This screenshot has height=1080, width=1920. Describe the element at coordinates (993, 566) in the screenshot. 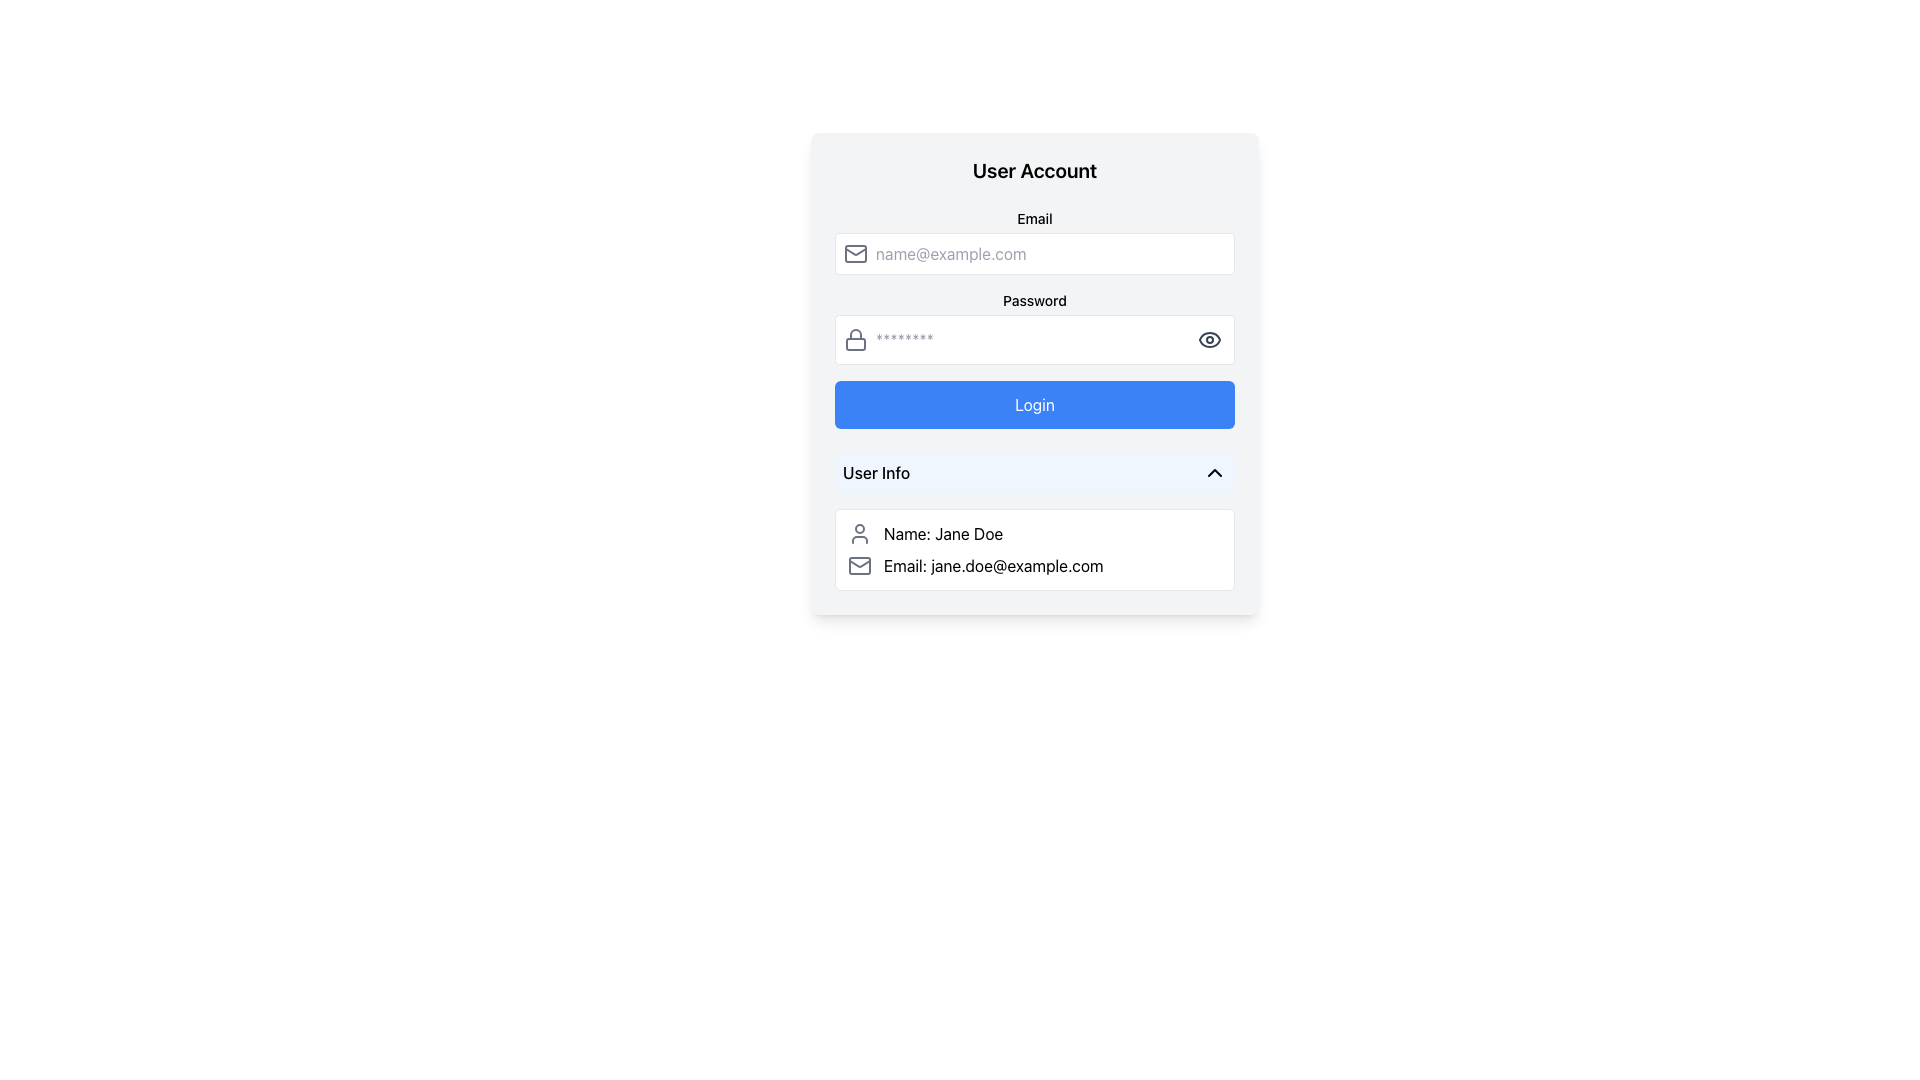

I see `text label displaying 'Email: jane.doe@example.com' which is located at the bottom-right of the 'User Info' section under the 'User Account' panel, next to the email icon` at that location.